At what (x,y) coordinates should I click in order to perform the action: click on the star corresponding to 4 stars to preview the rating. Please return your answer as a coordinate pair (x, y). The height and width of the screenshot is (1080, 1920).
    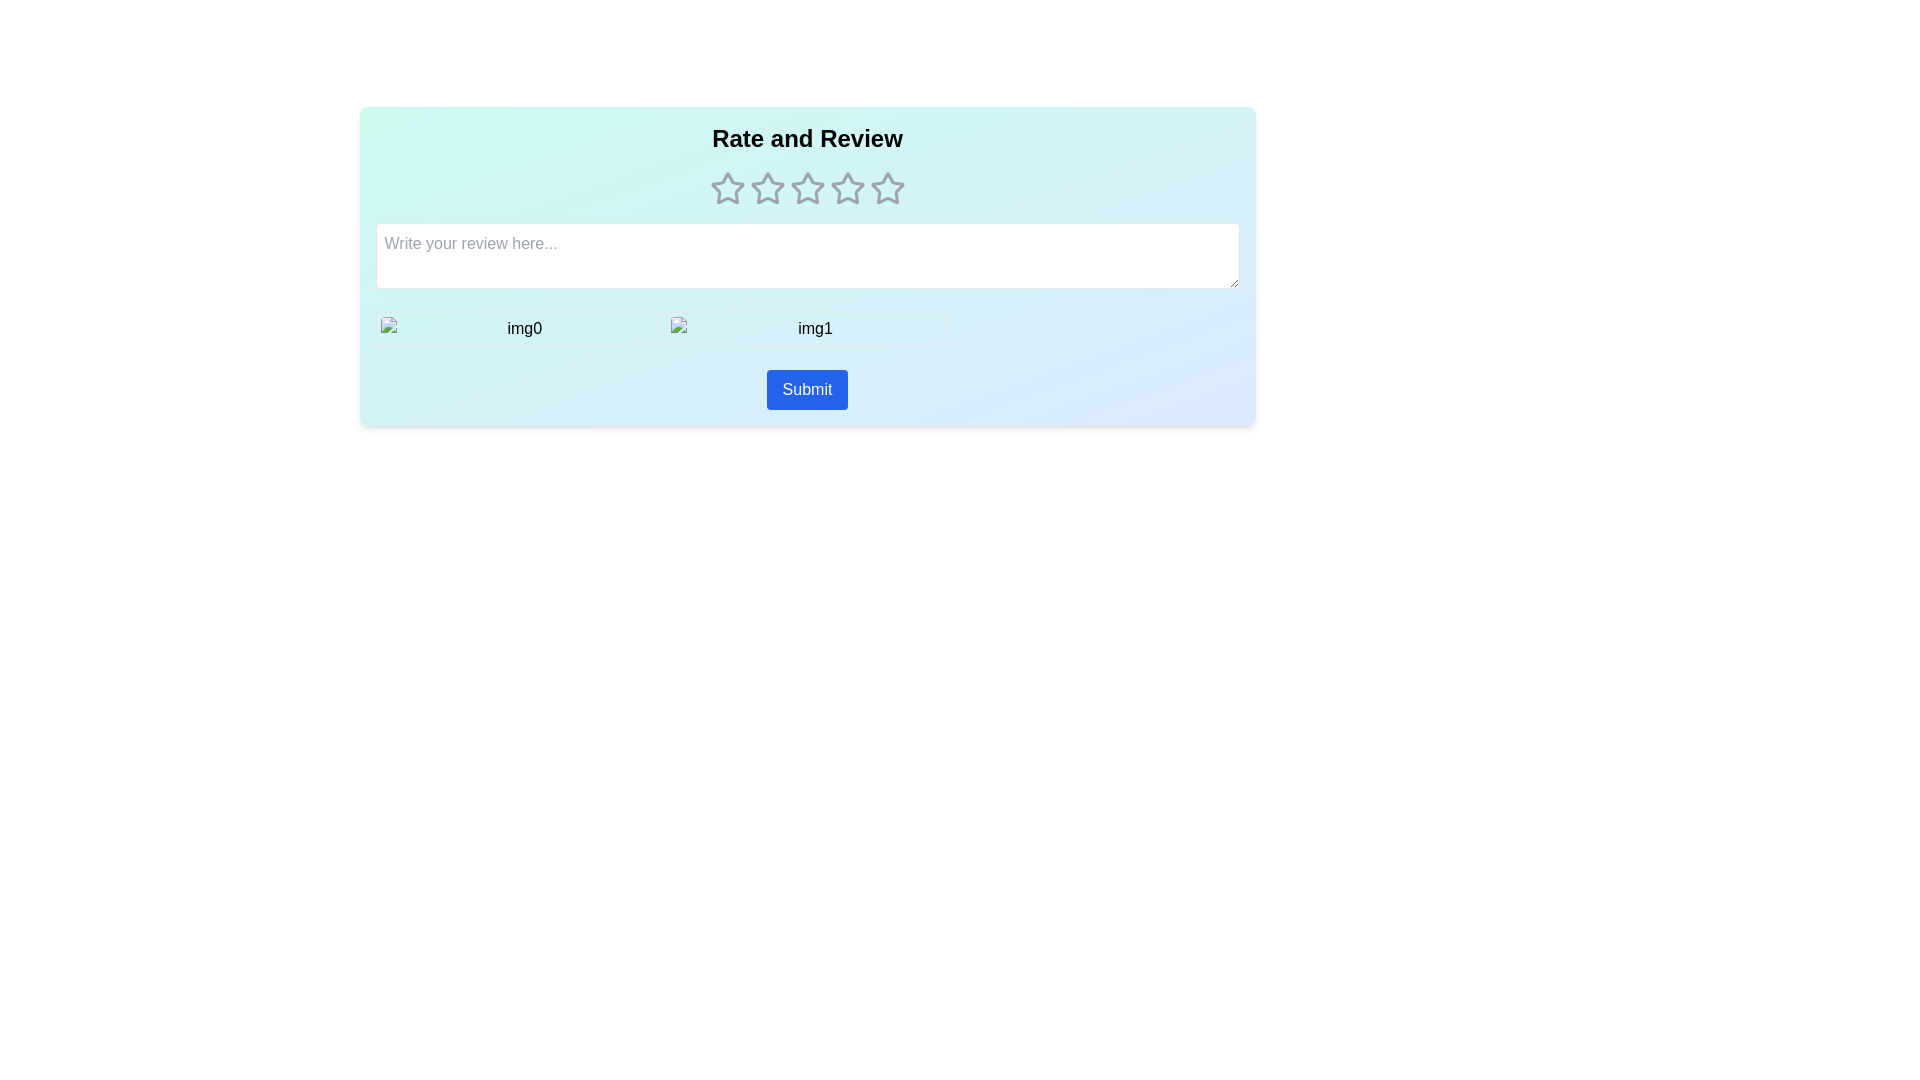
    Looking at the image, I should click on (847, 189).